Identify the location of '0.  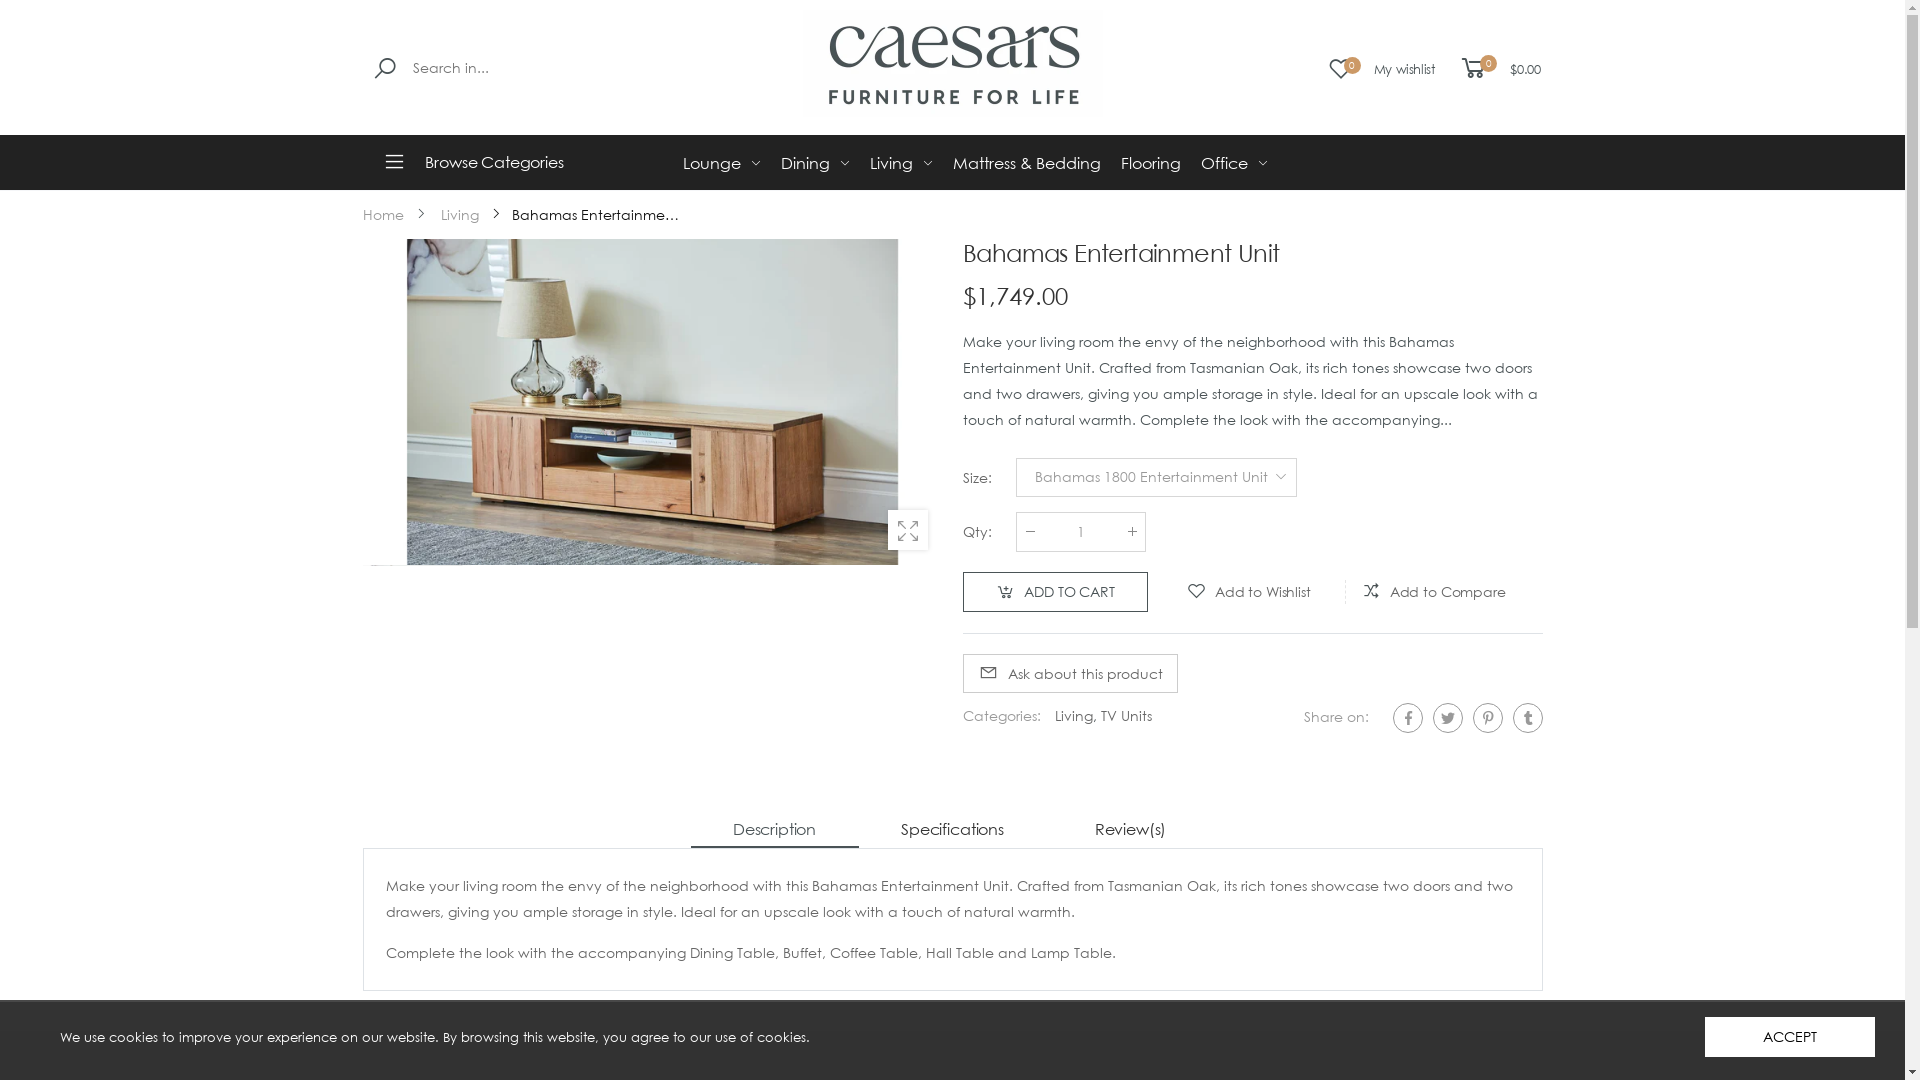
(1498, 67).